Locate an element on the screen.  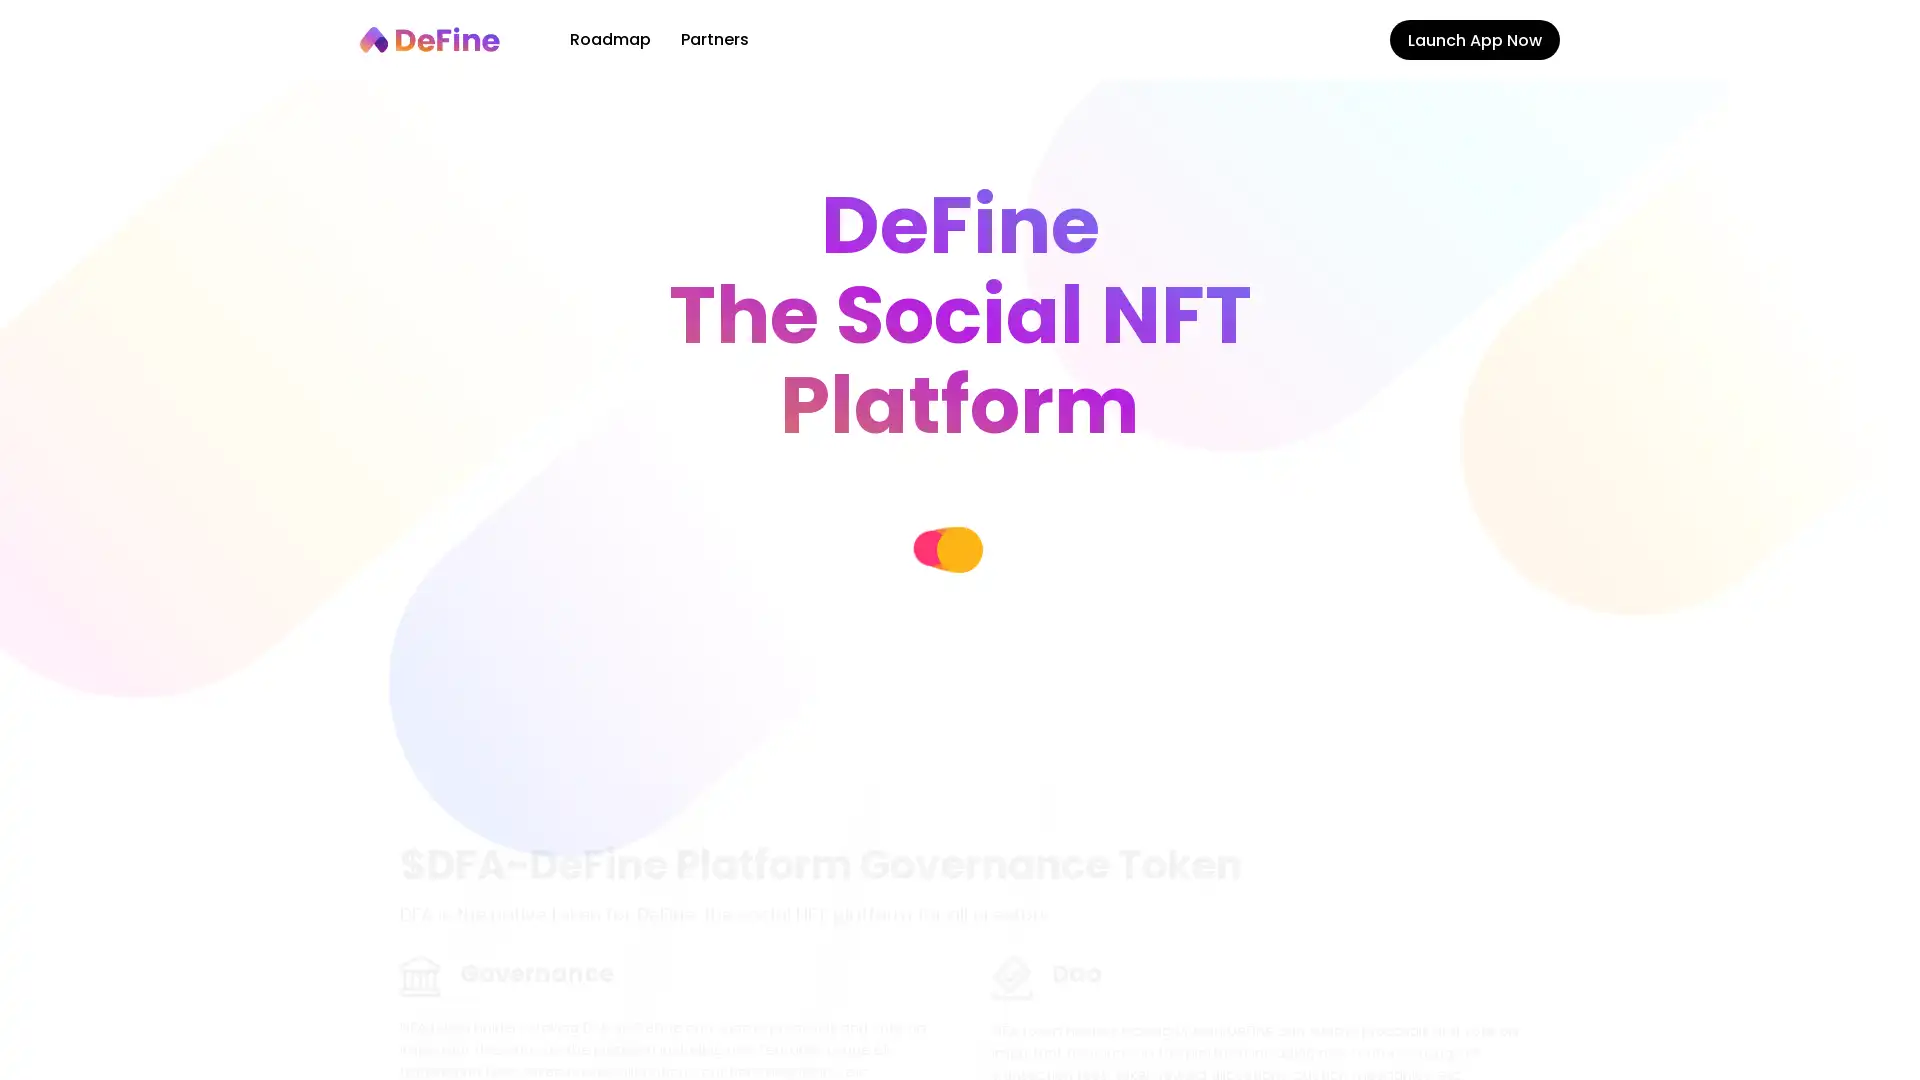
Launch App Now is located at coordinates (1474, 39).